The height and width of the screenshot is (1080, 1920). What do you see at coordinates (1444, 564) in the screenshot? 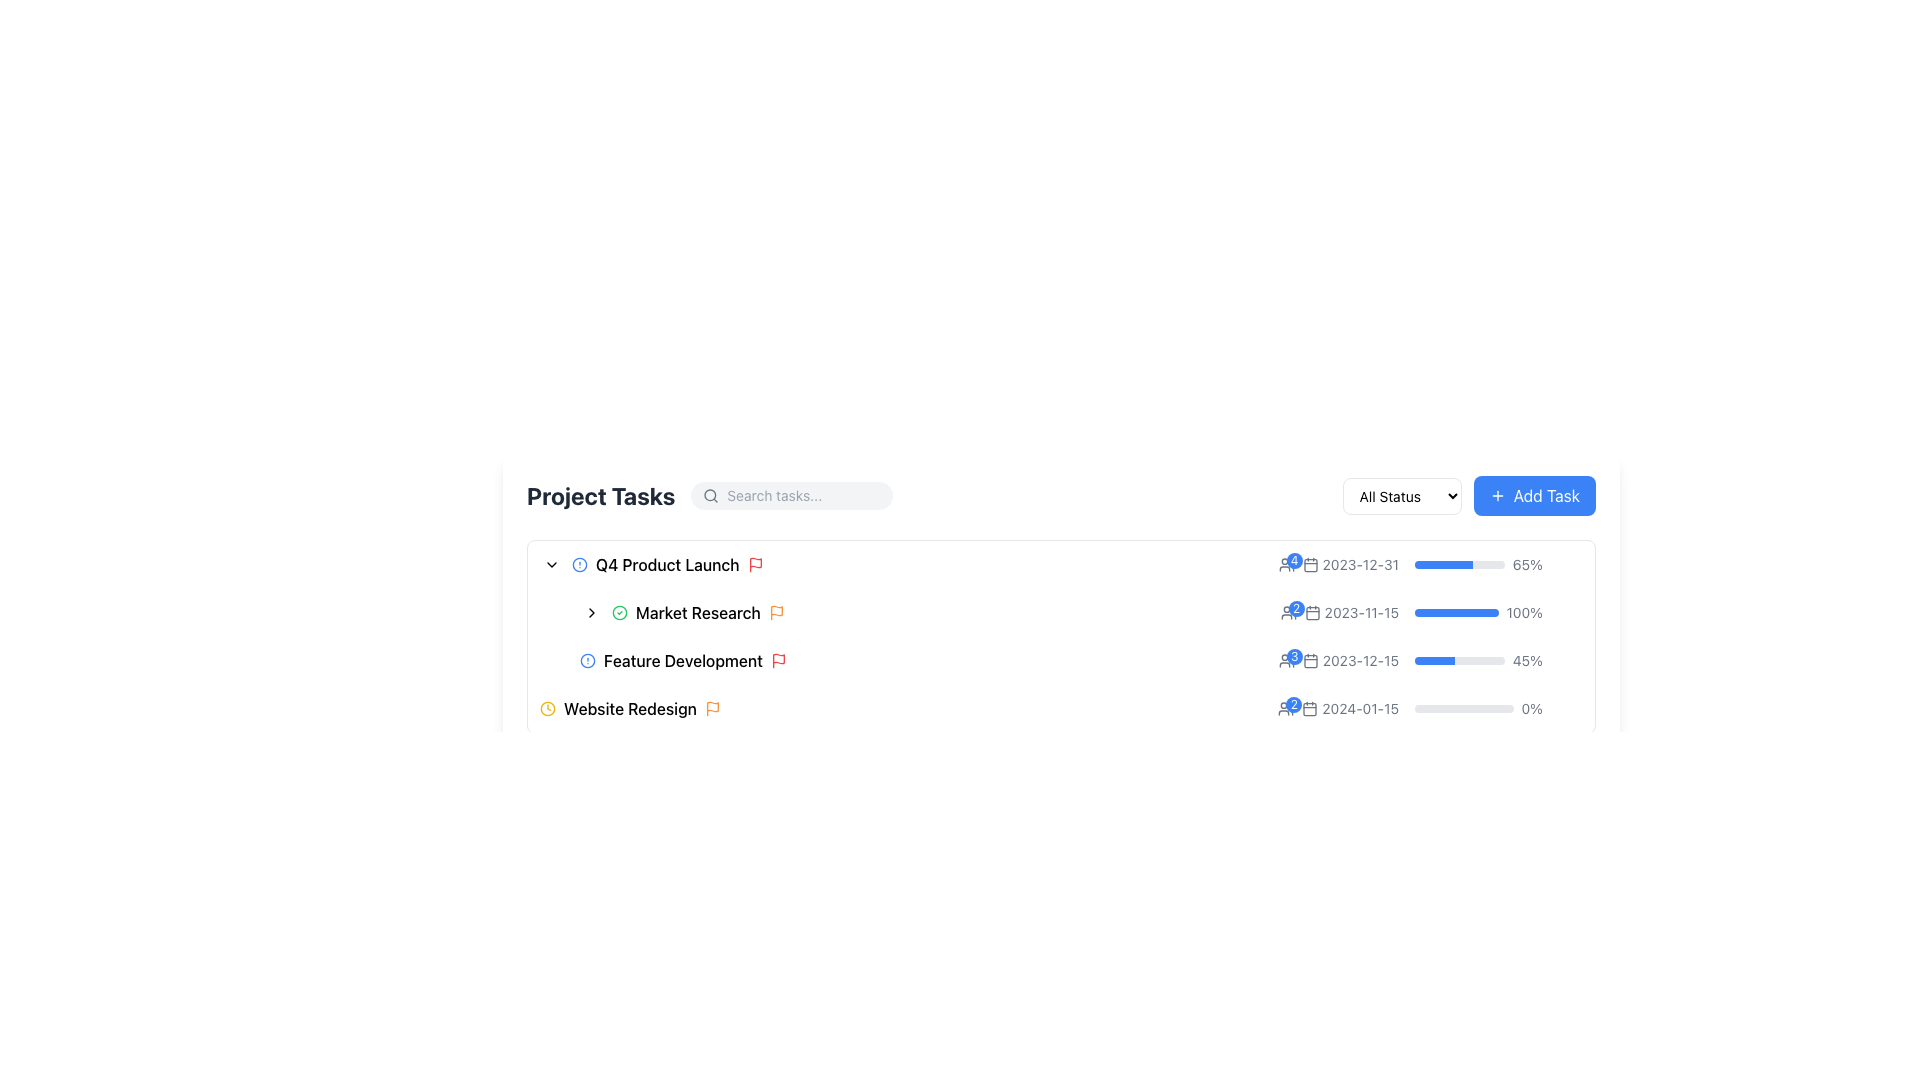
I see `task completion` at bounding box center [1444, 564].